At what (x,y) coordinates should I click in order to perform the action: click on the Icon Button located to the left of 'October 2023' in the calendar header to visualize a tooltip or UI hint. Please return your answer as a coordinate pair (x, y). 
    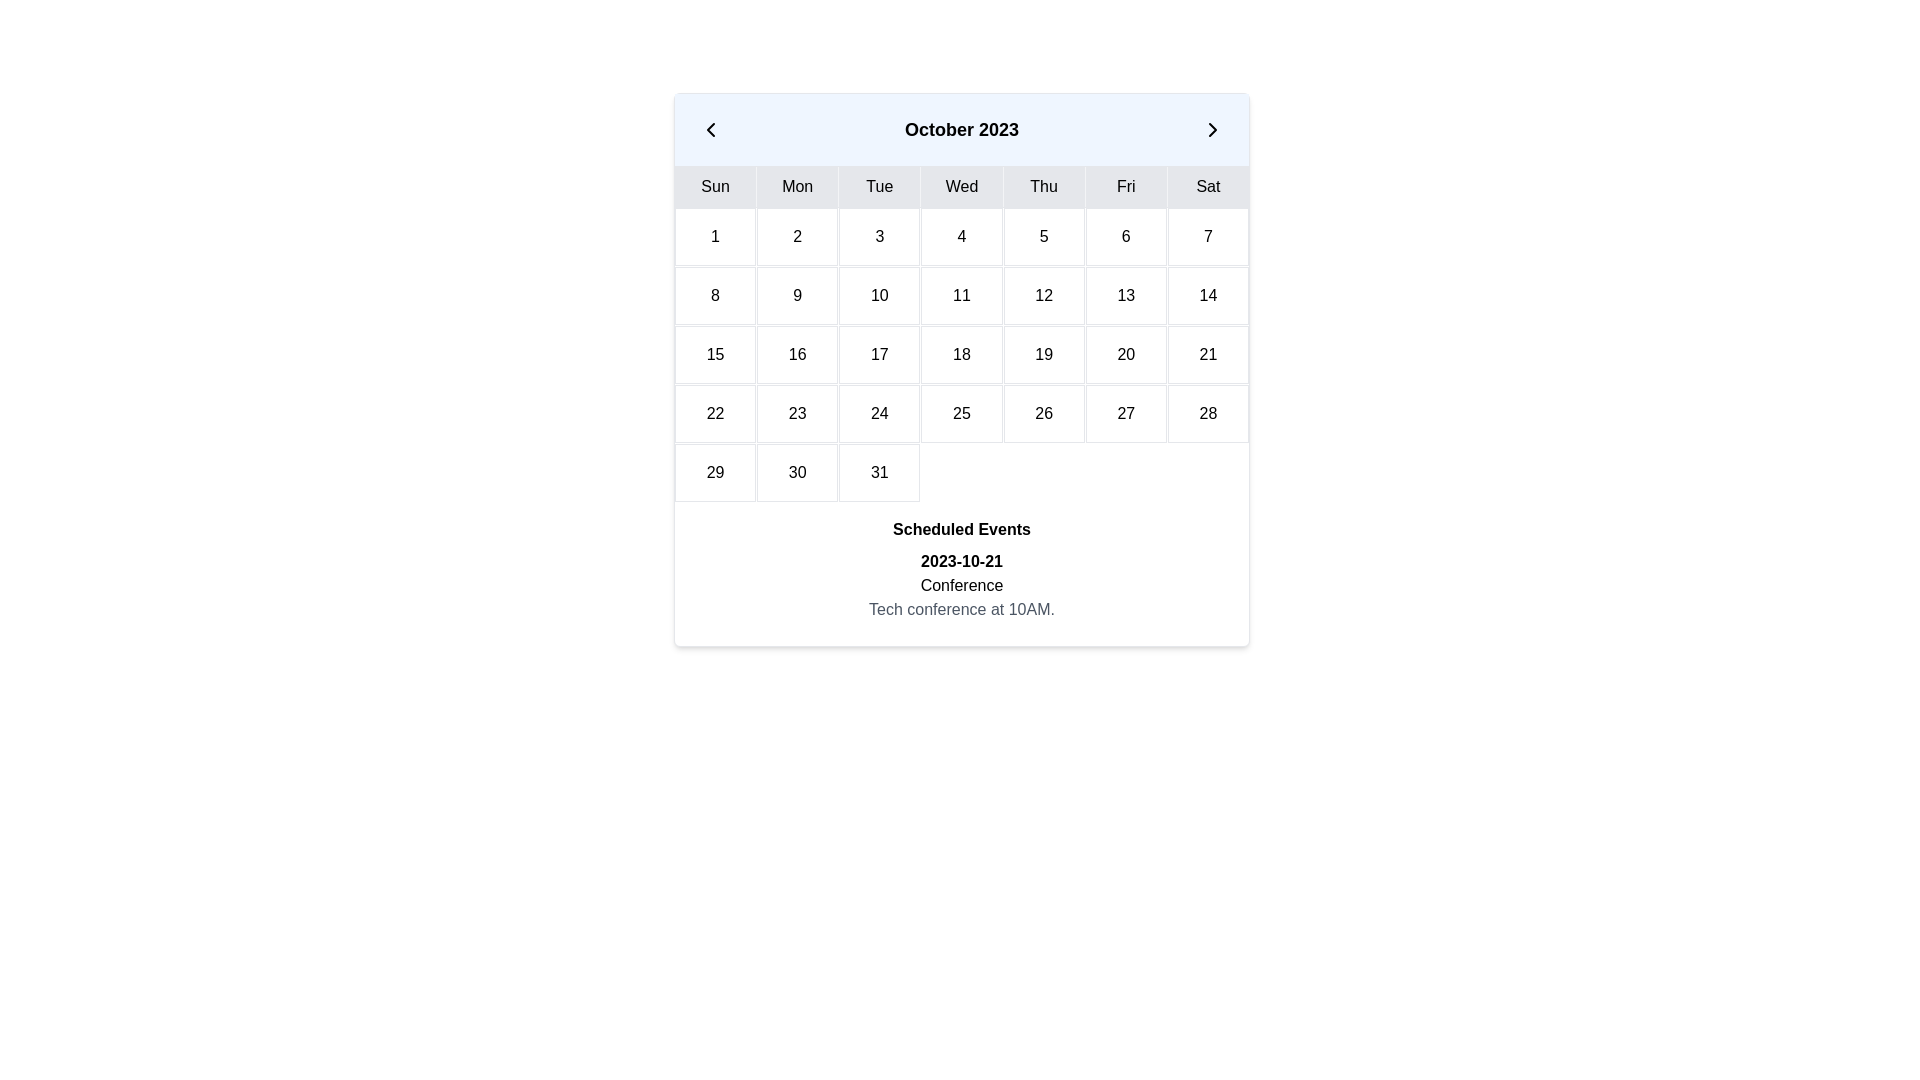
    Looking at the image, I should click on (710, 130).